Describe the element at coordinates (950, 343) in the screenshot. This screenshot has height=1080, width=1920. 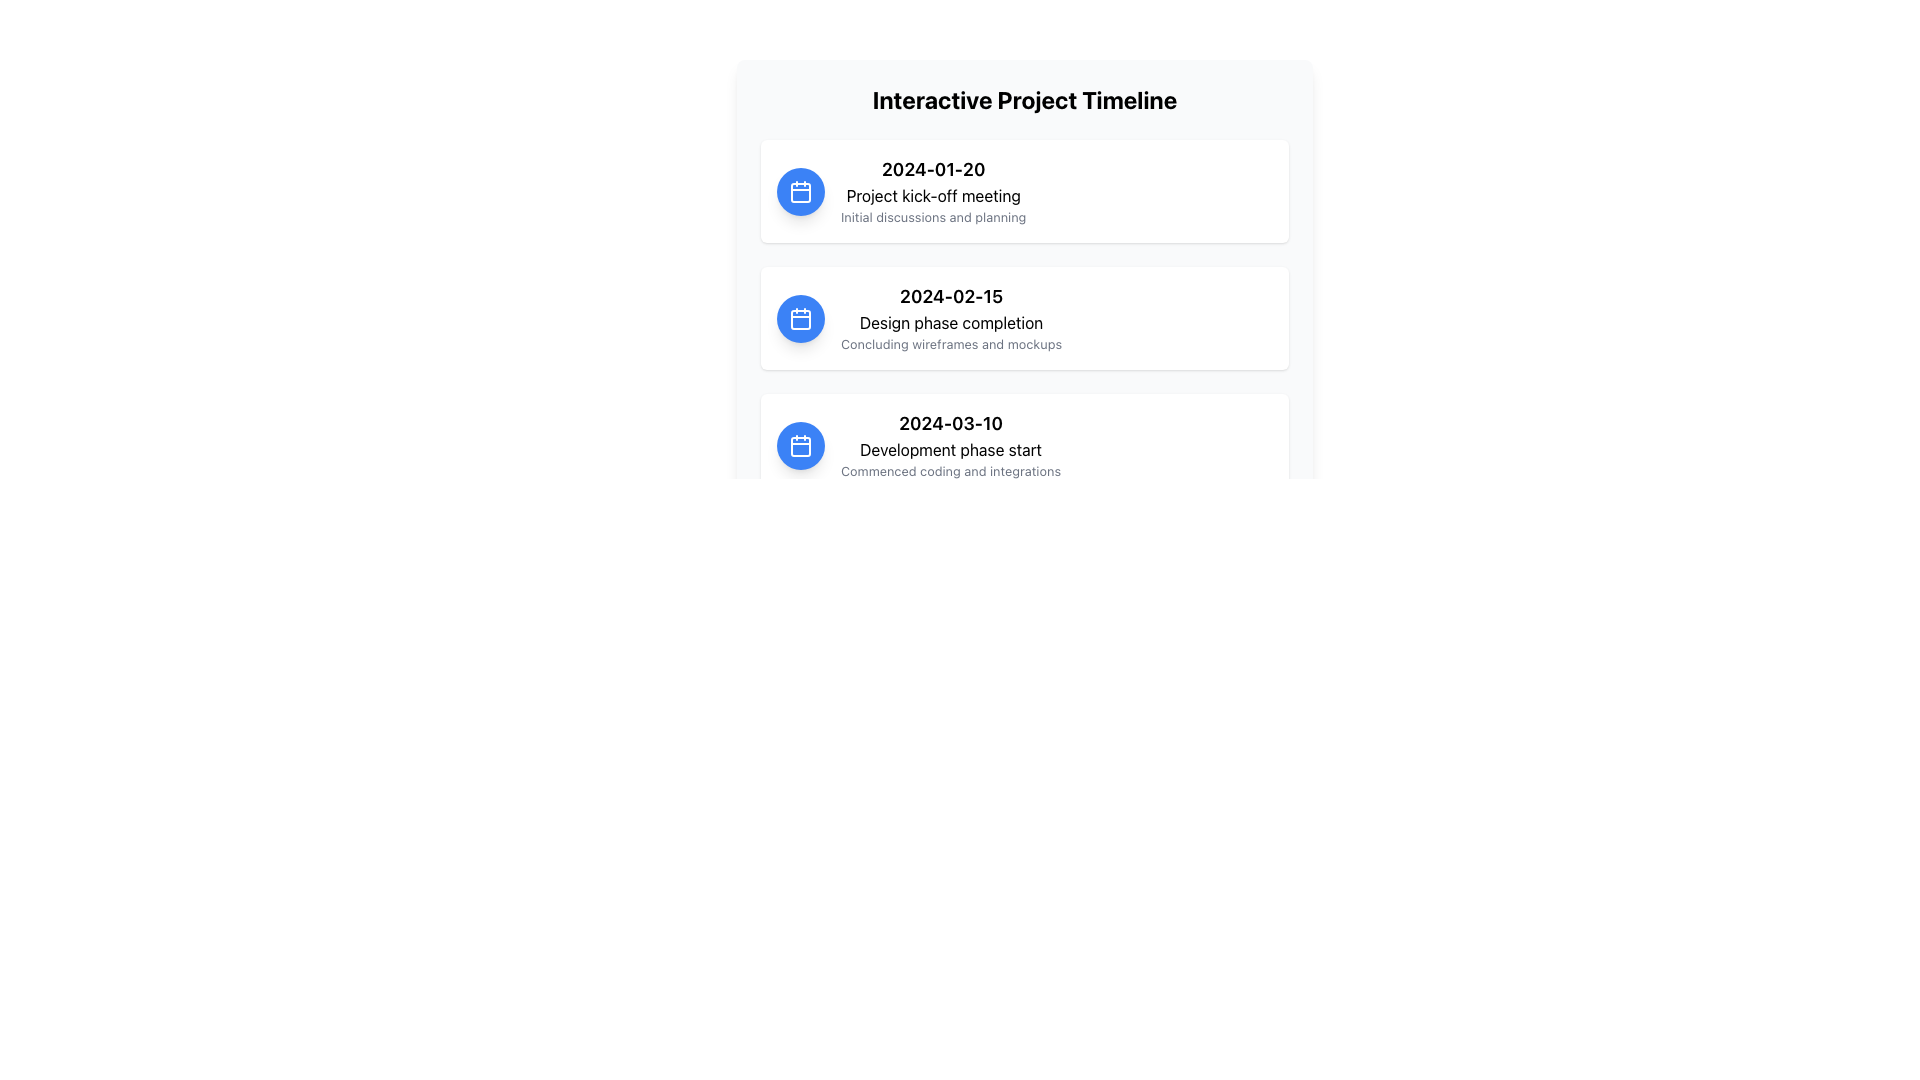
I see `the descriptive text label that provides additional details about 'Design phase completion', located below the date '2024-02-15'` at that location.